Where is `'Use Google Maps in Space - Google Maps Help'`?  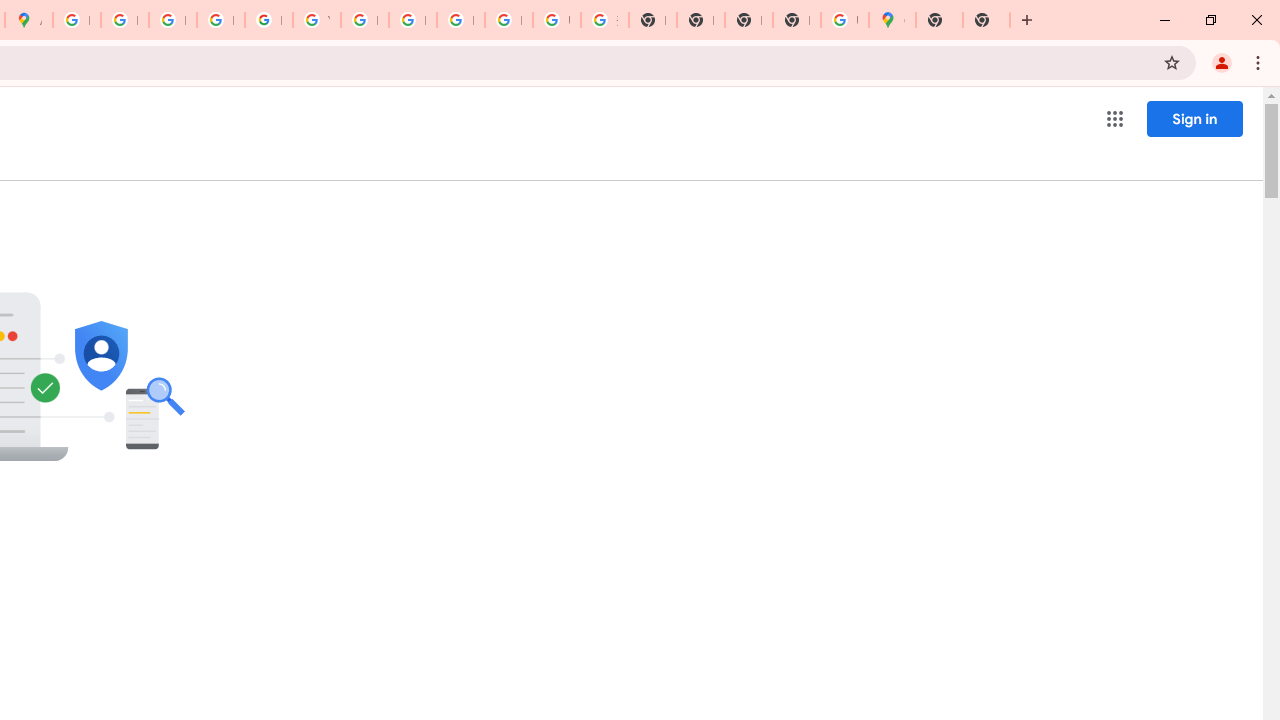
'Use Google Maps in Space - Google Maps Help' is located at coordinates (844, 20).